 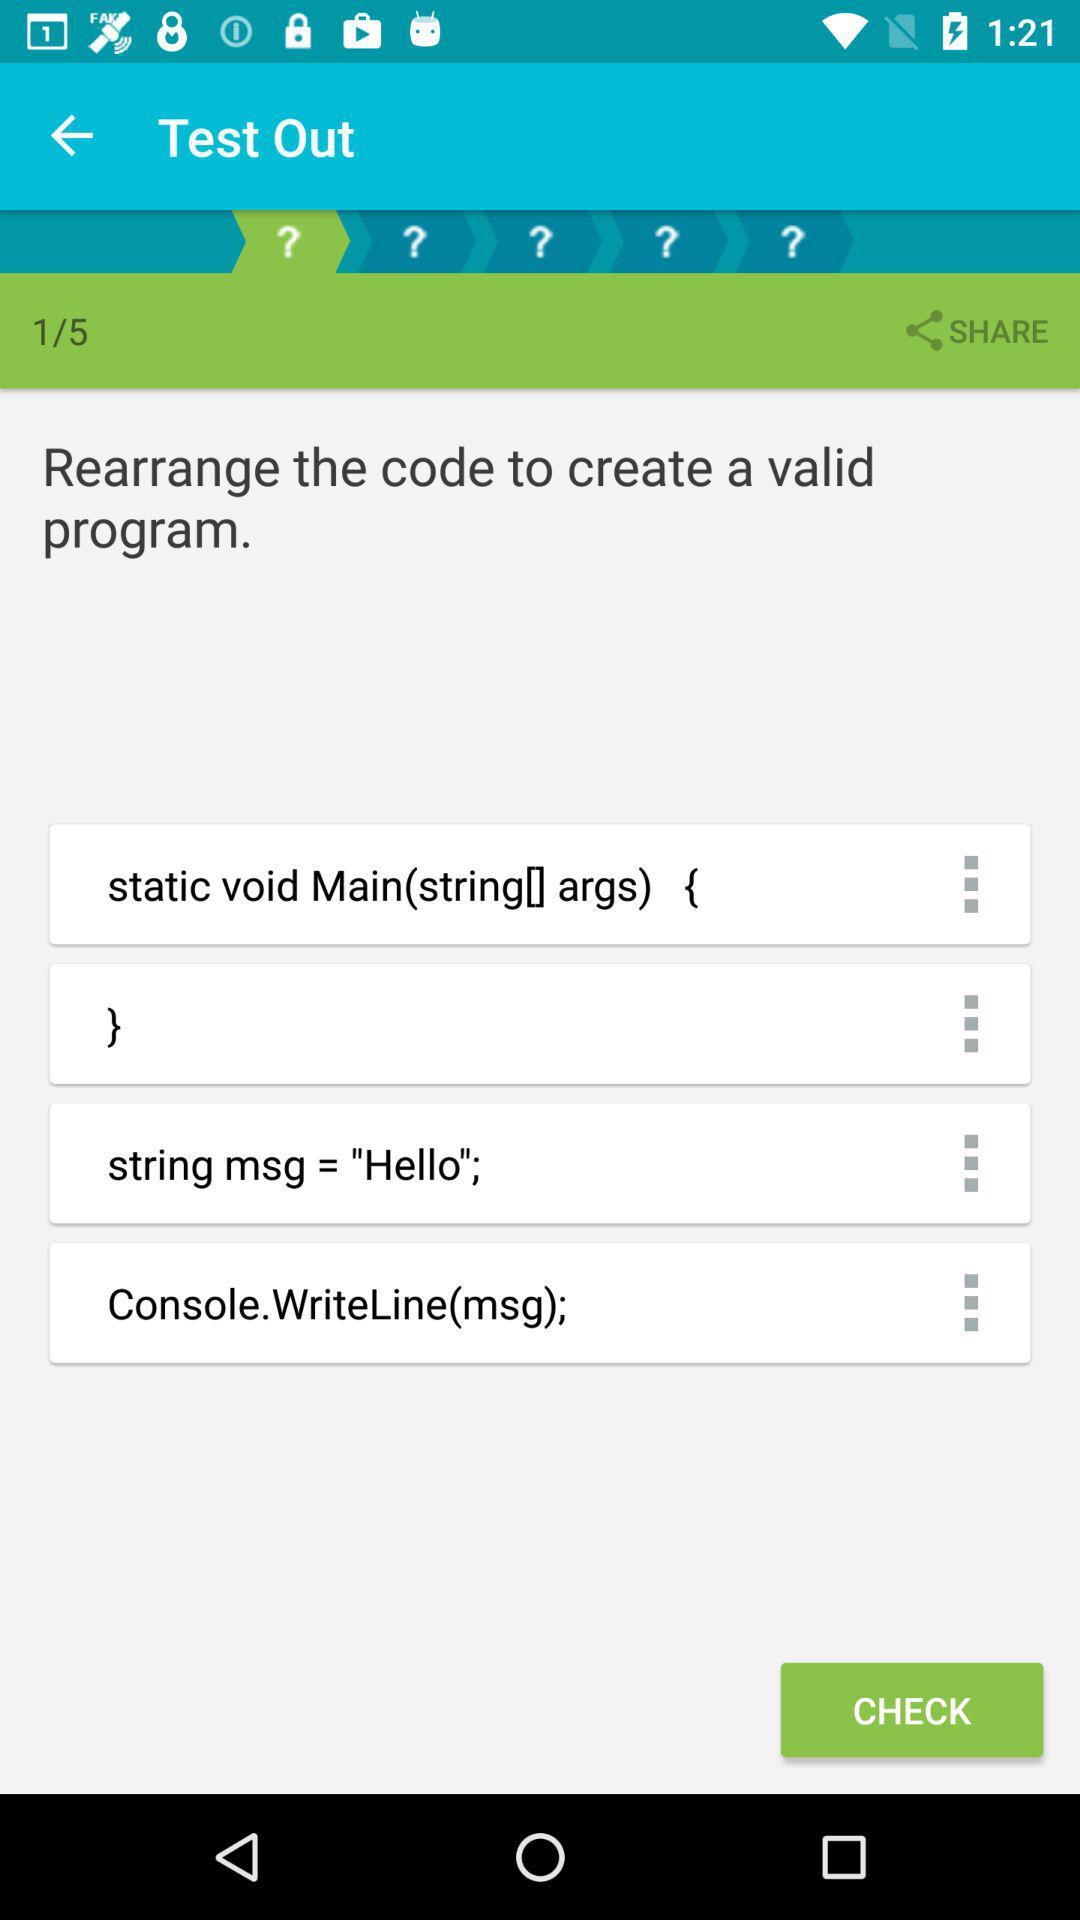 I want to click on the help icon, so click(x=412, y=240).